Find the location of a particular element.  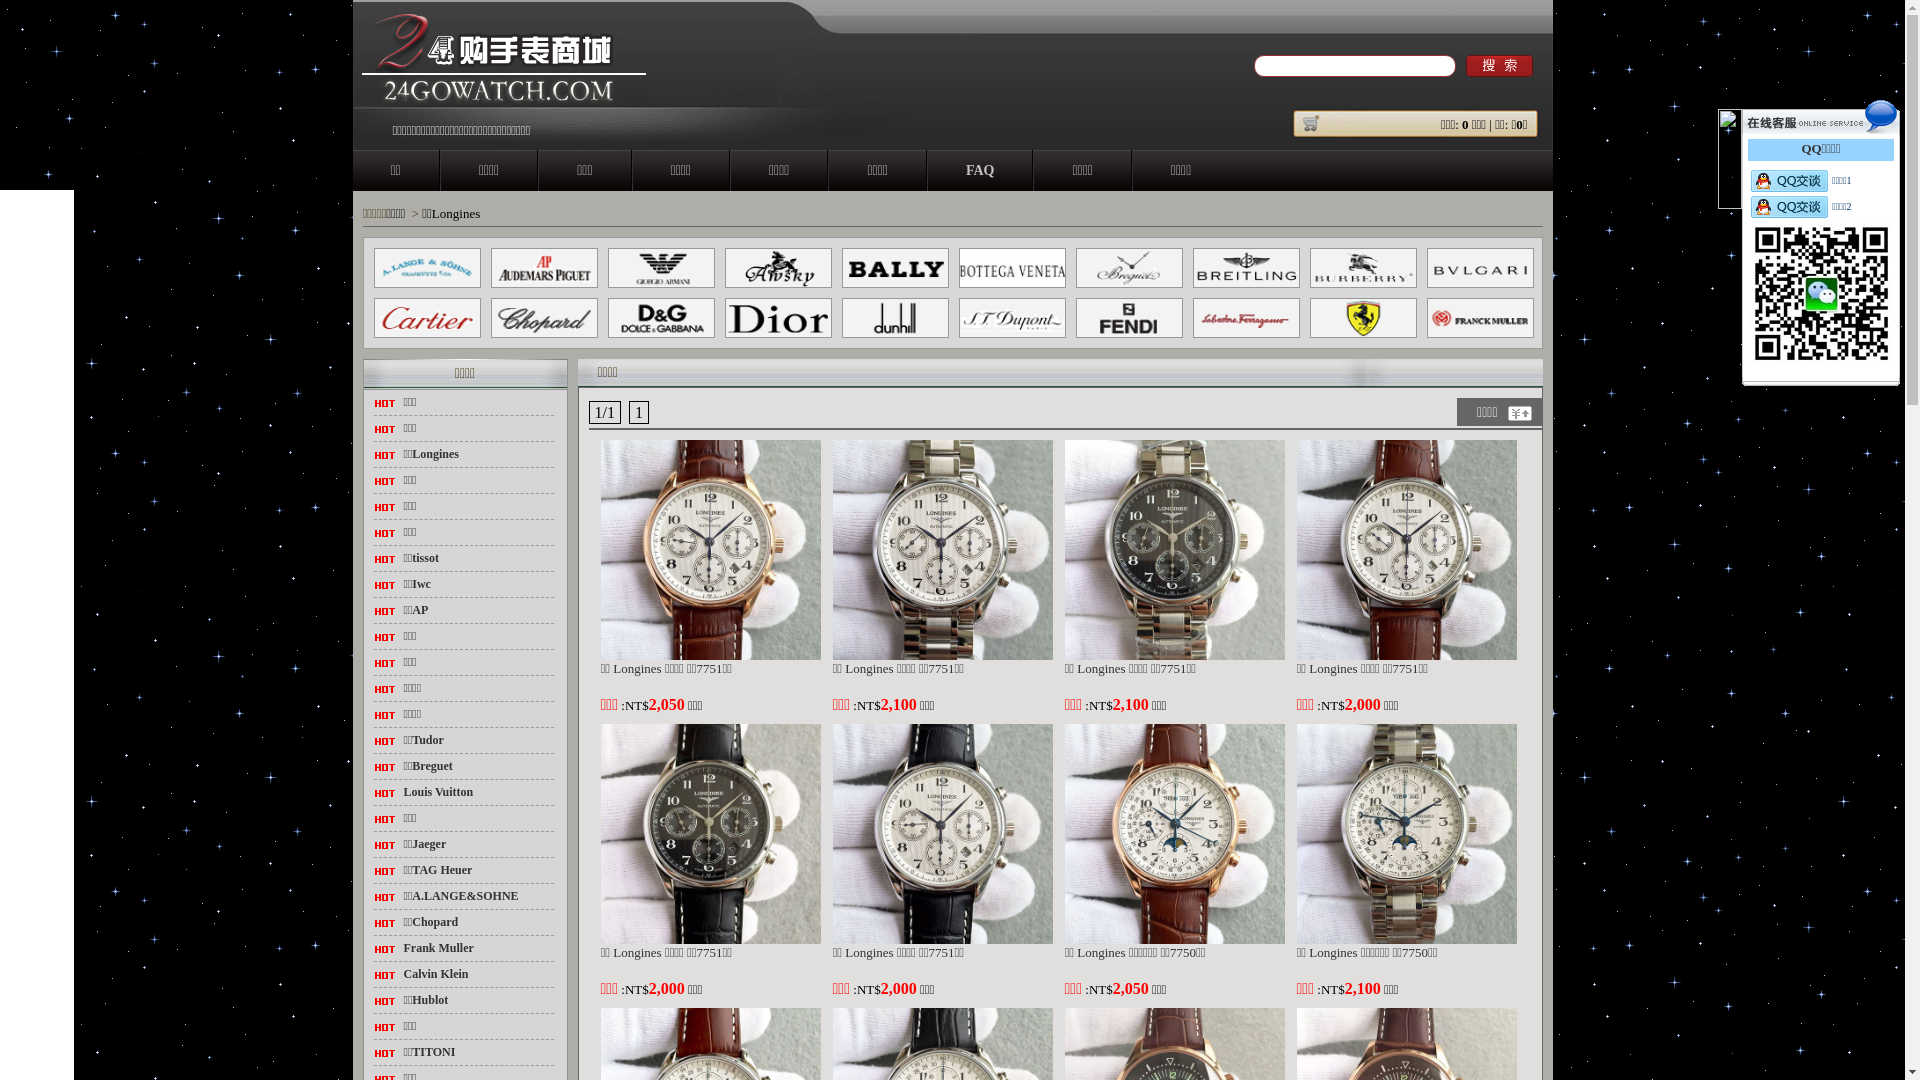

'1/1' is located at coordinates (603, 411).